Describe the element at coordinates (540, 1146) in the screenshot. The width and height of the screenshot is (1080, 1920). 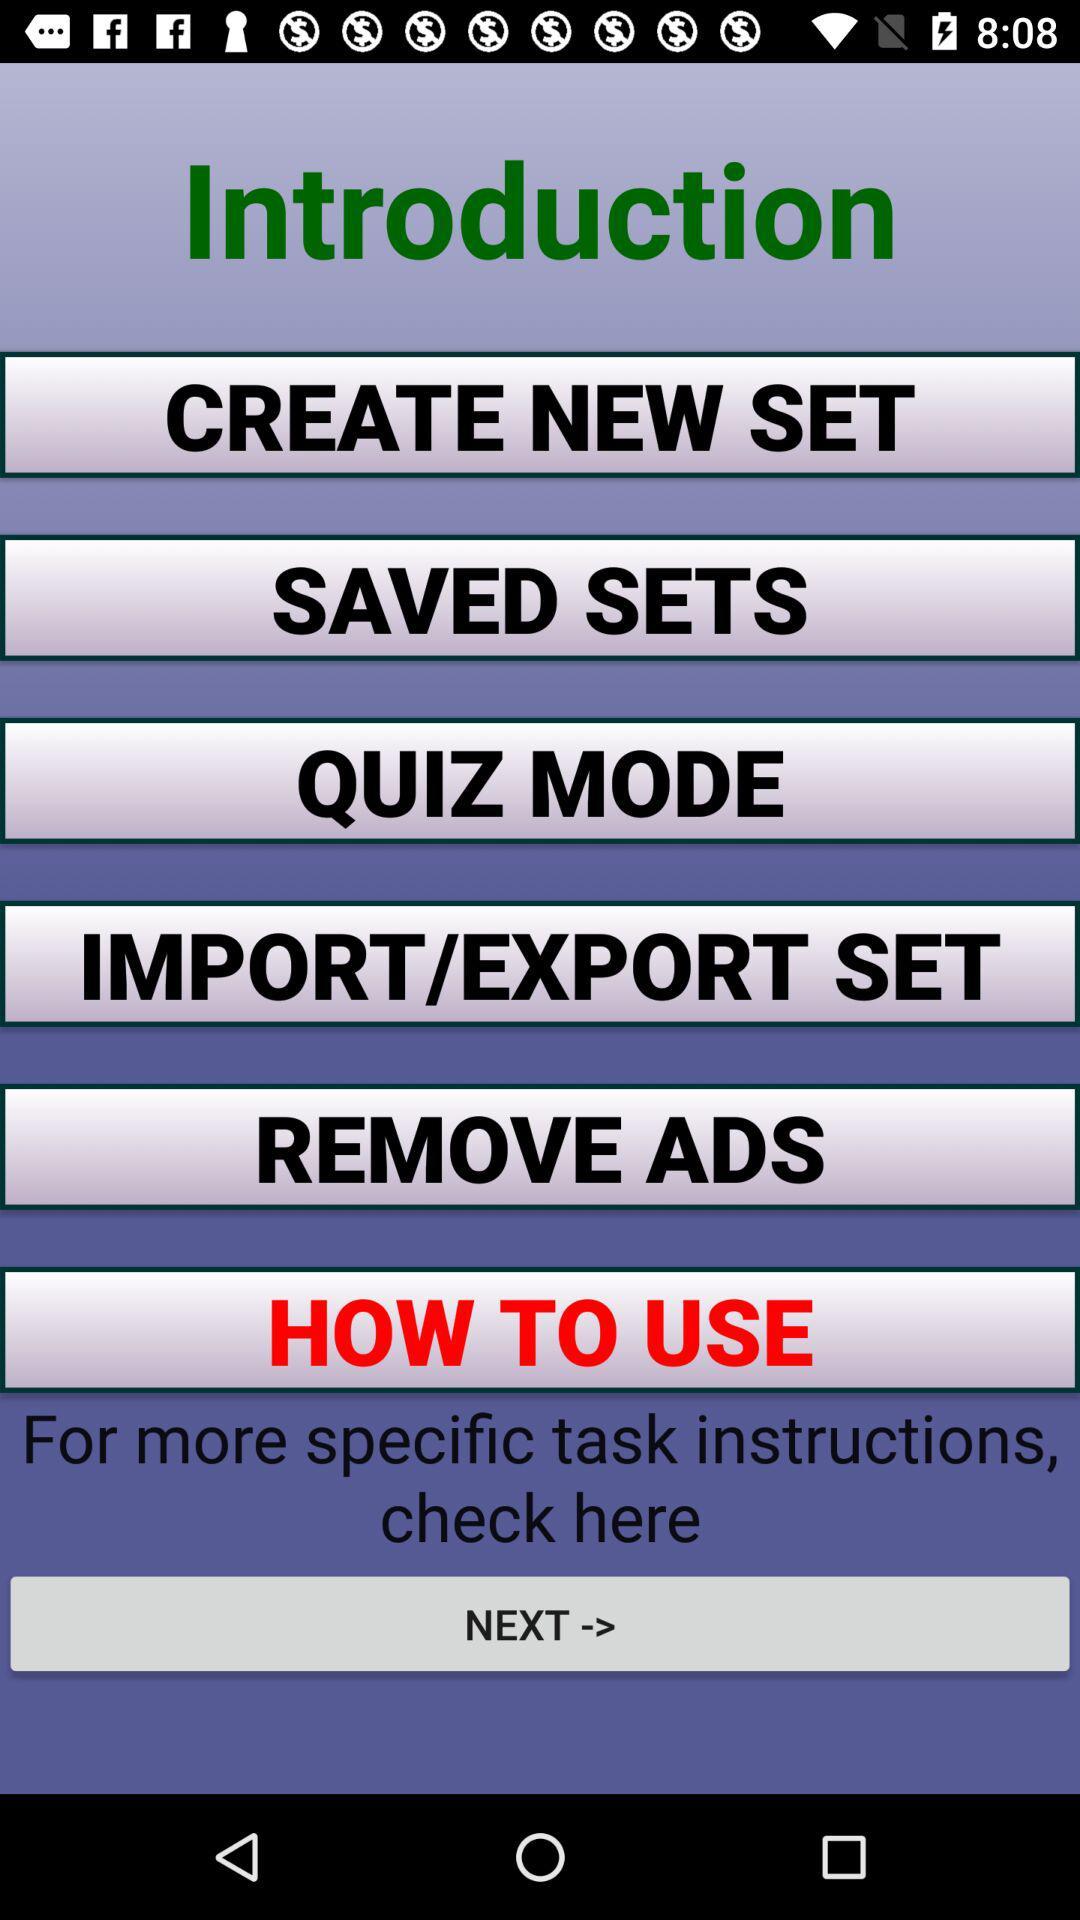
I see `item below import/export set item` at that location.